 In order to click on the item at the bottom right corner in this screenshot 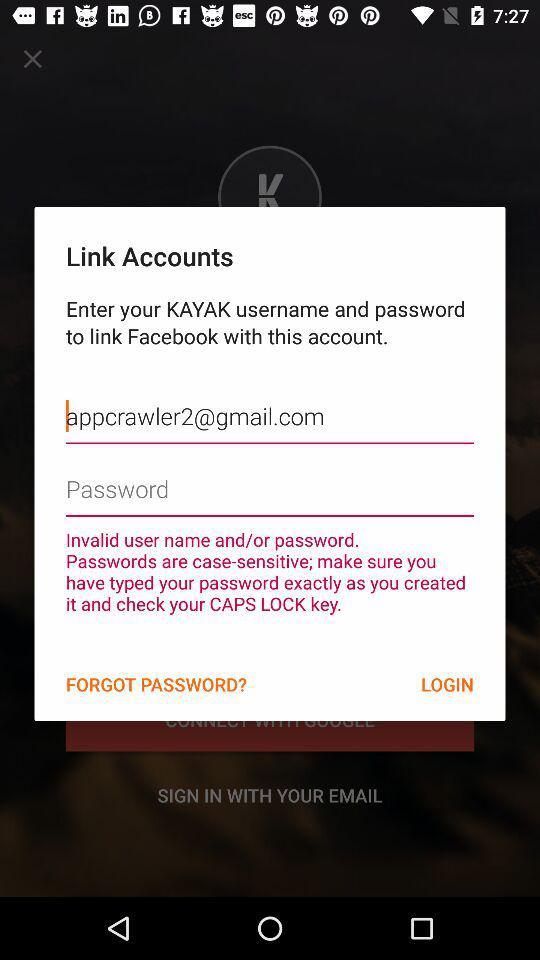, I will do `click(447, 684)`.